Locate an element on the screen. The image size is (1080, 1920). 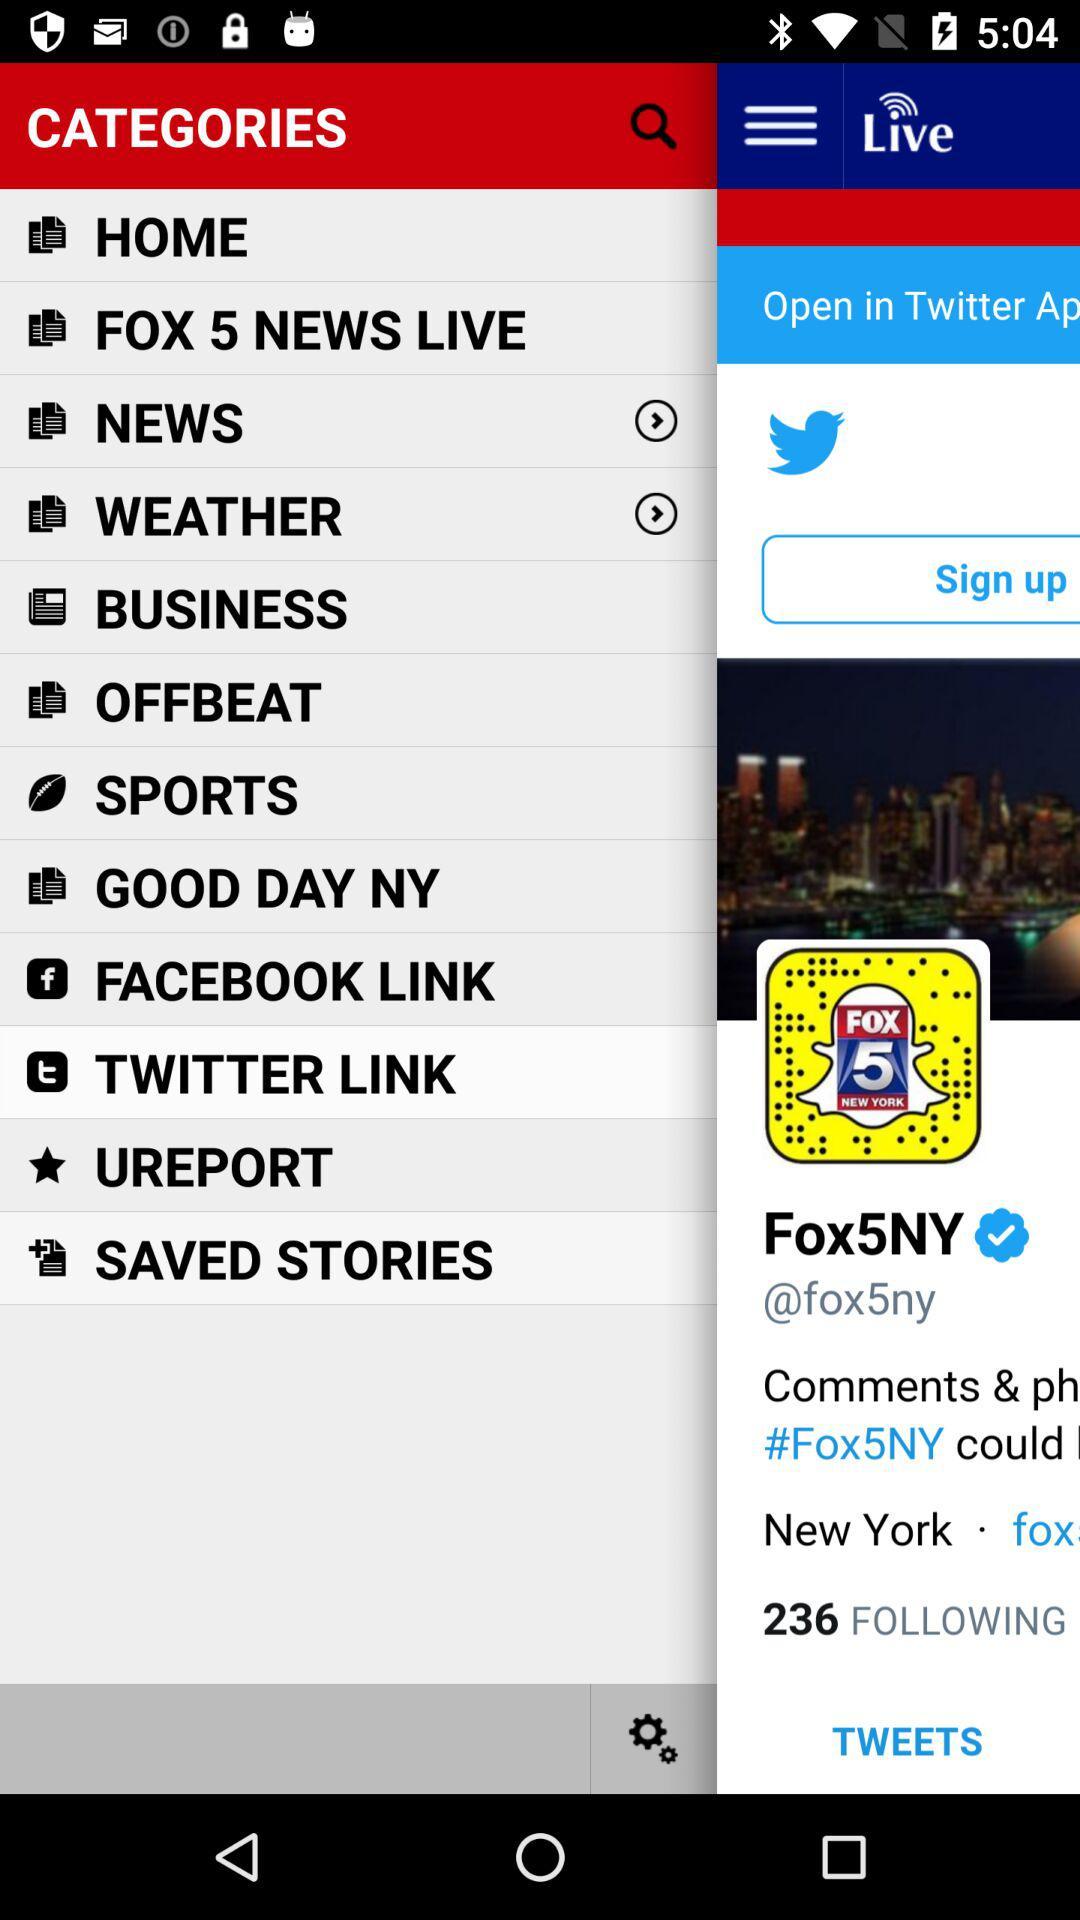
the item next to the categories item is located at coordinates (778, 124).